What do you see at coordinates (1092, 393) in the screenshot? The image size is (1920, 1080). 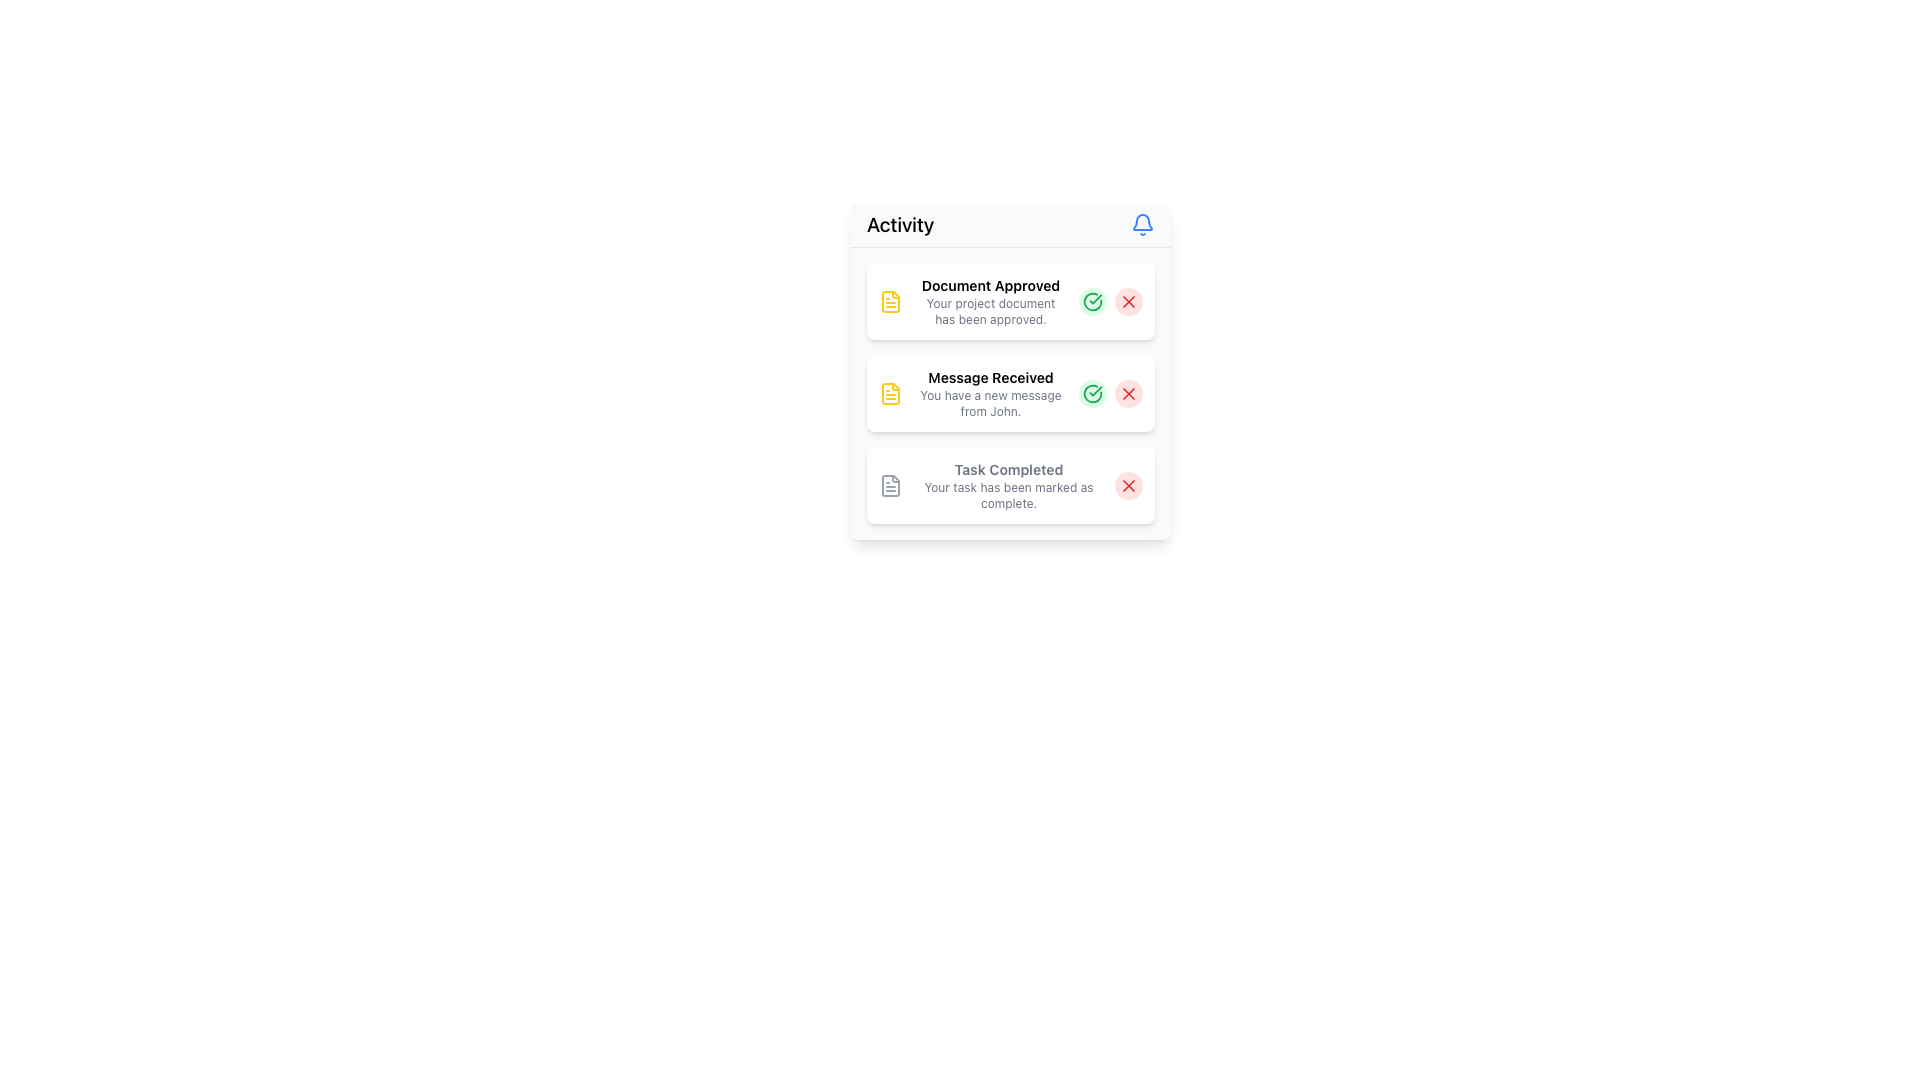 I see `the green checkmark icon indicating a successful action in the second notification row of the activity feed for the 'Message Received' notification` at bounding box center [1092, 393].